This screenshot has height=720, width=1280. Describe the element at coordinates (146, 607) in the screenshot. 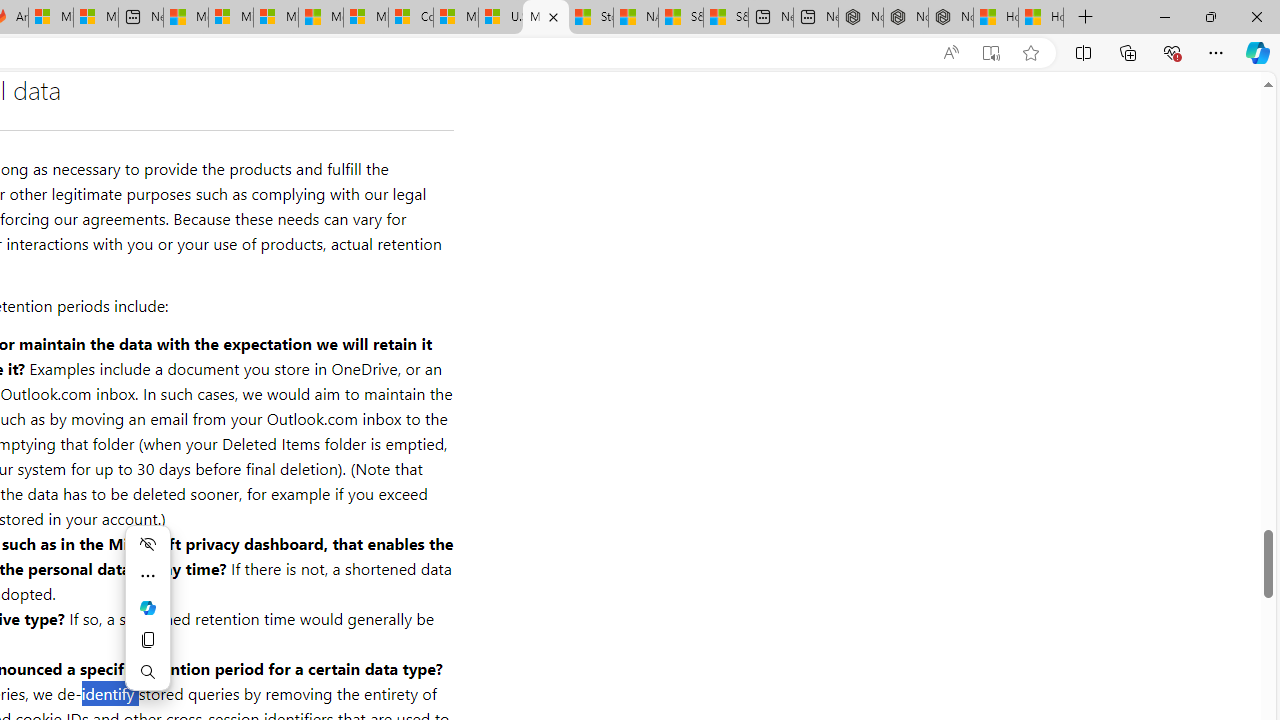

I see `'Ask Copilot'` at that location.